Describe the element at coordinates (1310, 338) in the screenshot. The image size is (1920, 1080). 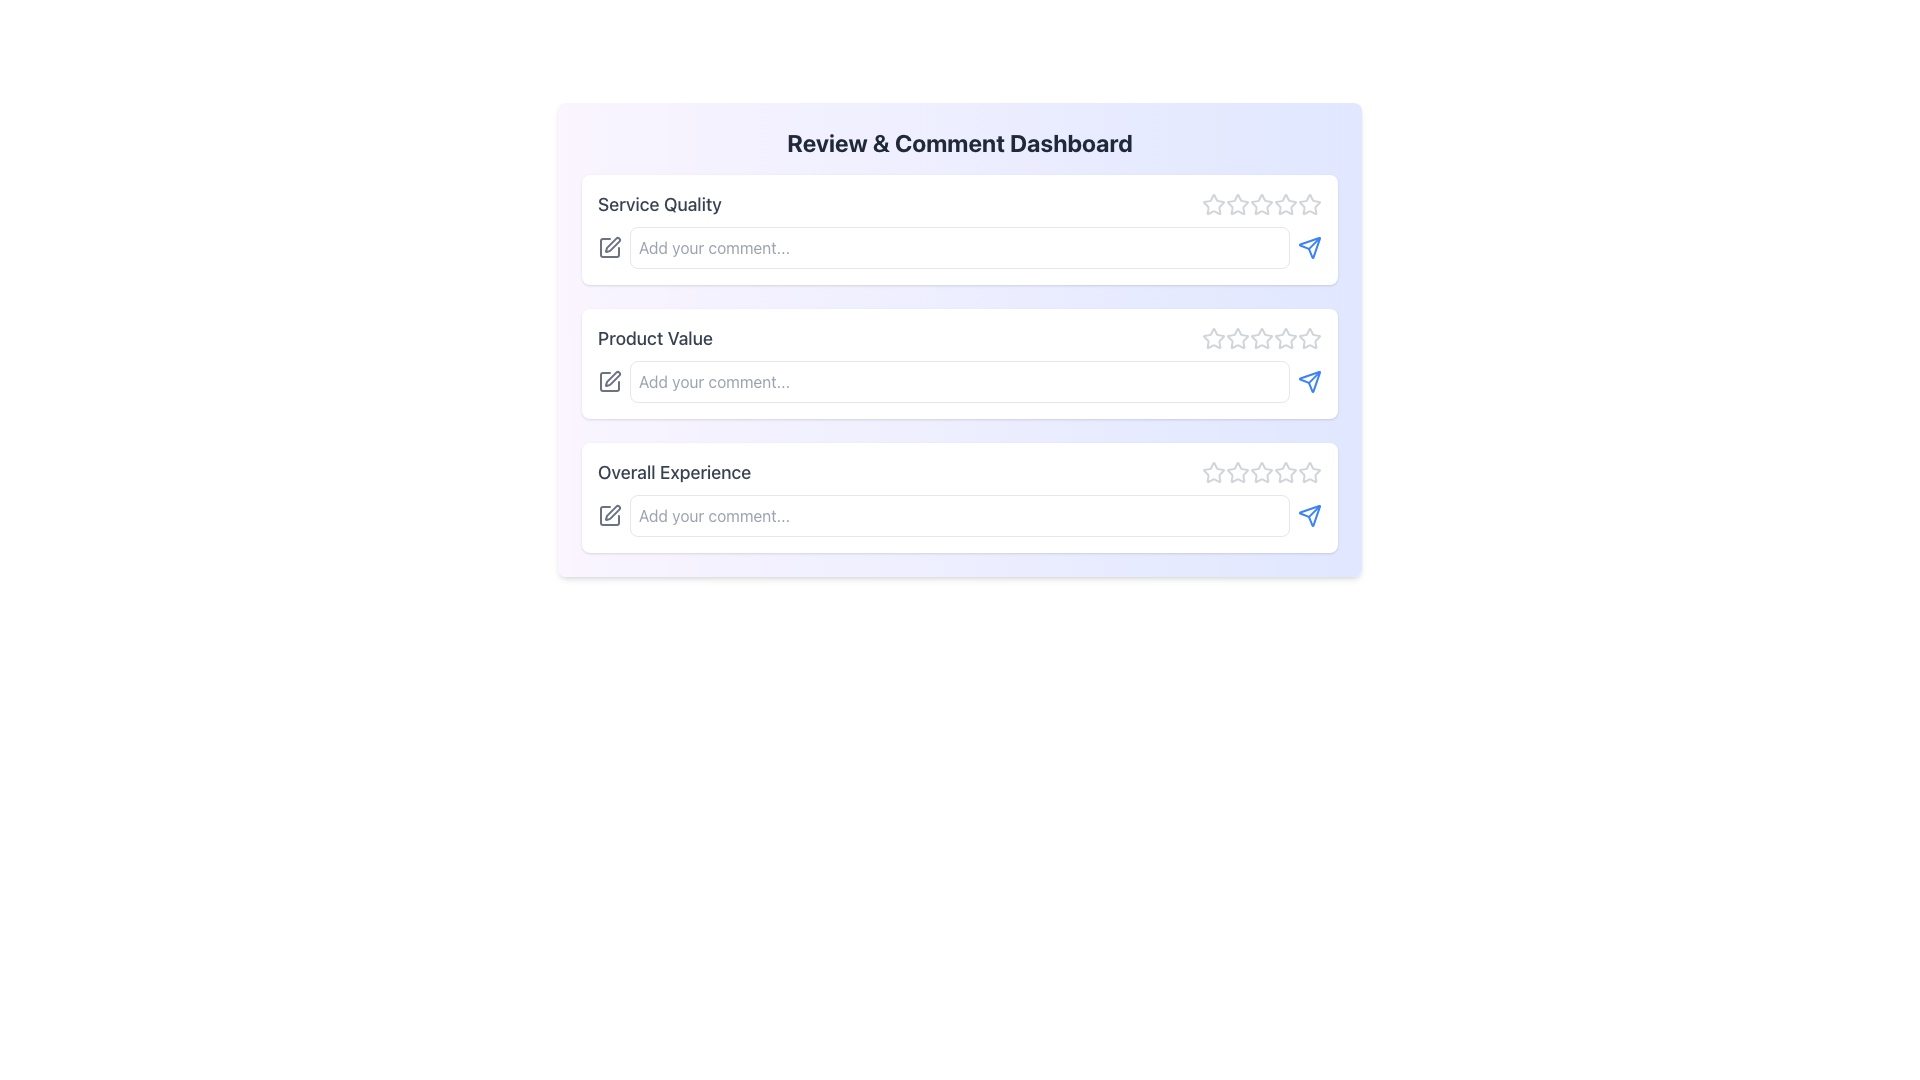
I see `the fifth star-shaped icon in the 'Product Value' rating section` at that location.